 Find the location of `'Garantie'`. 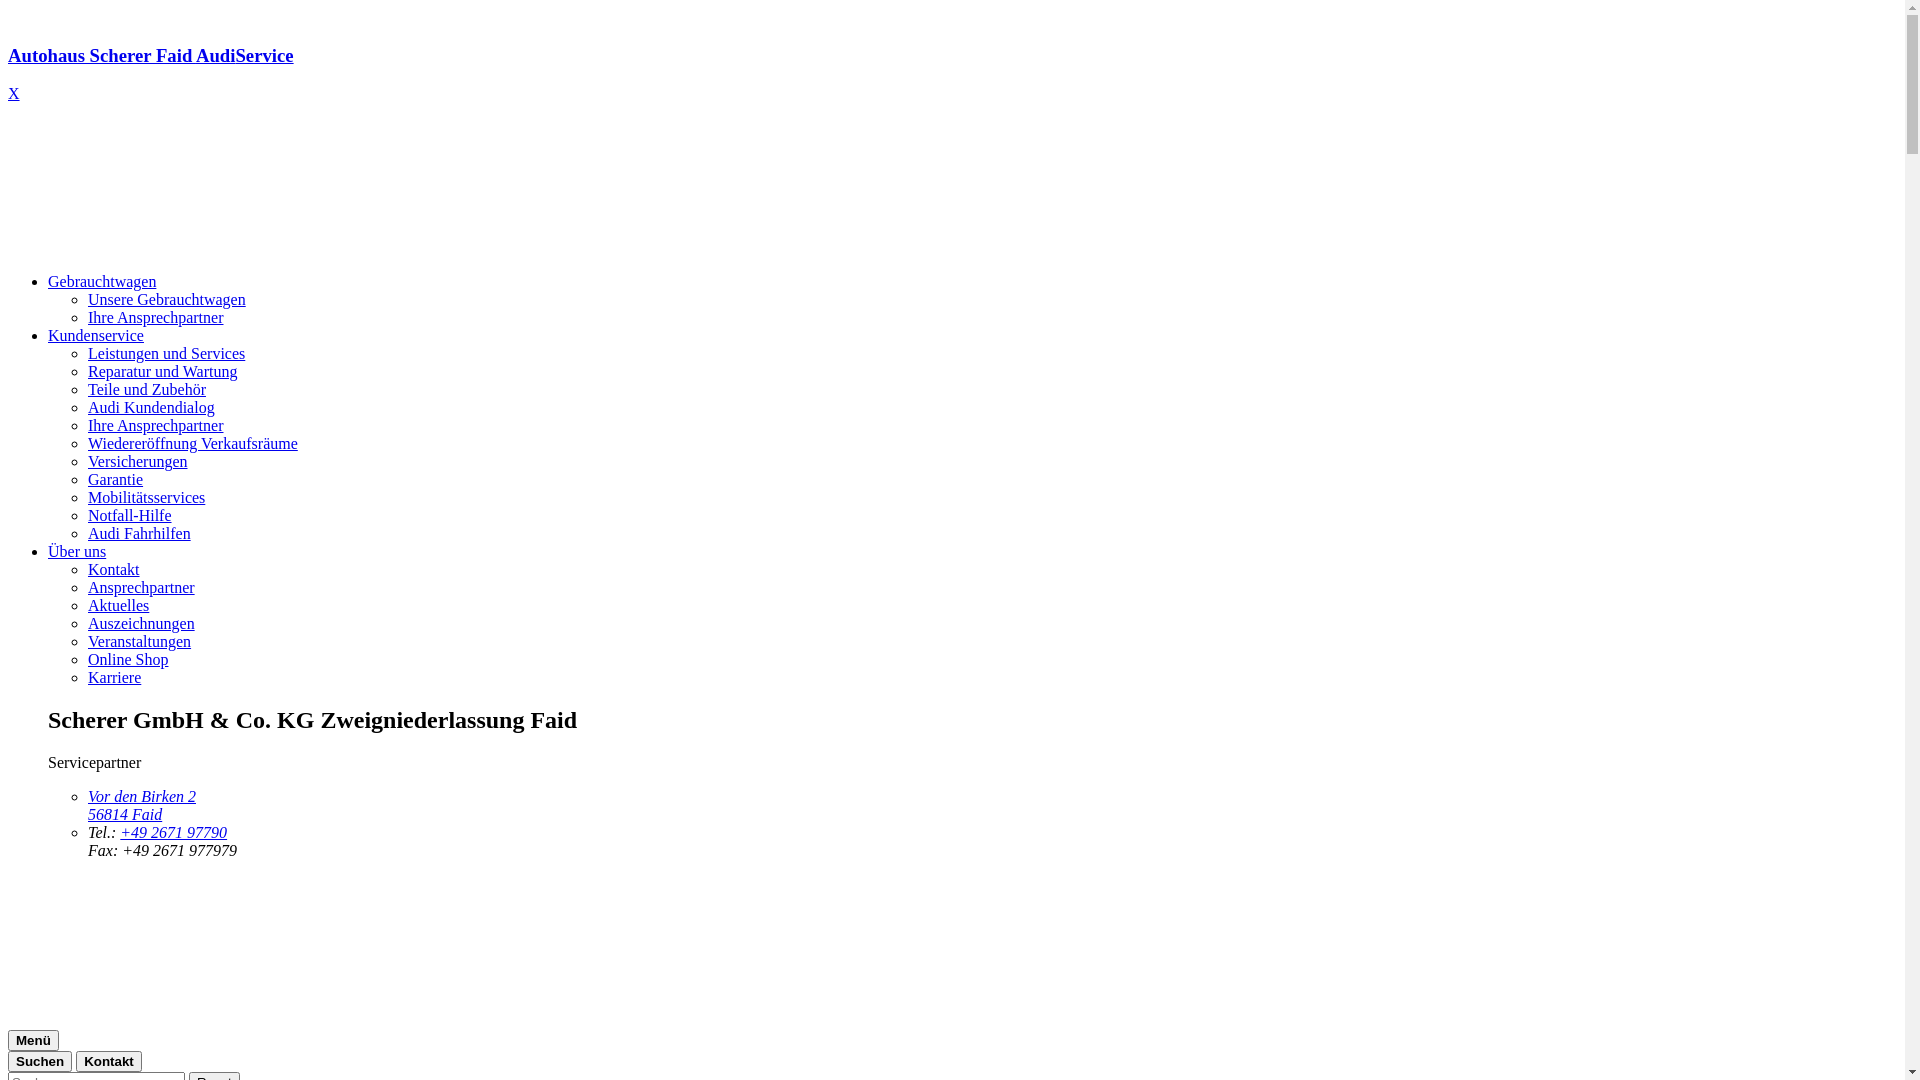

'Garantie' is located at coordinates (114, 479).